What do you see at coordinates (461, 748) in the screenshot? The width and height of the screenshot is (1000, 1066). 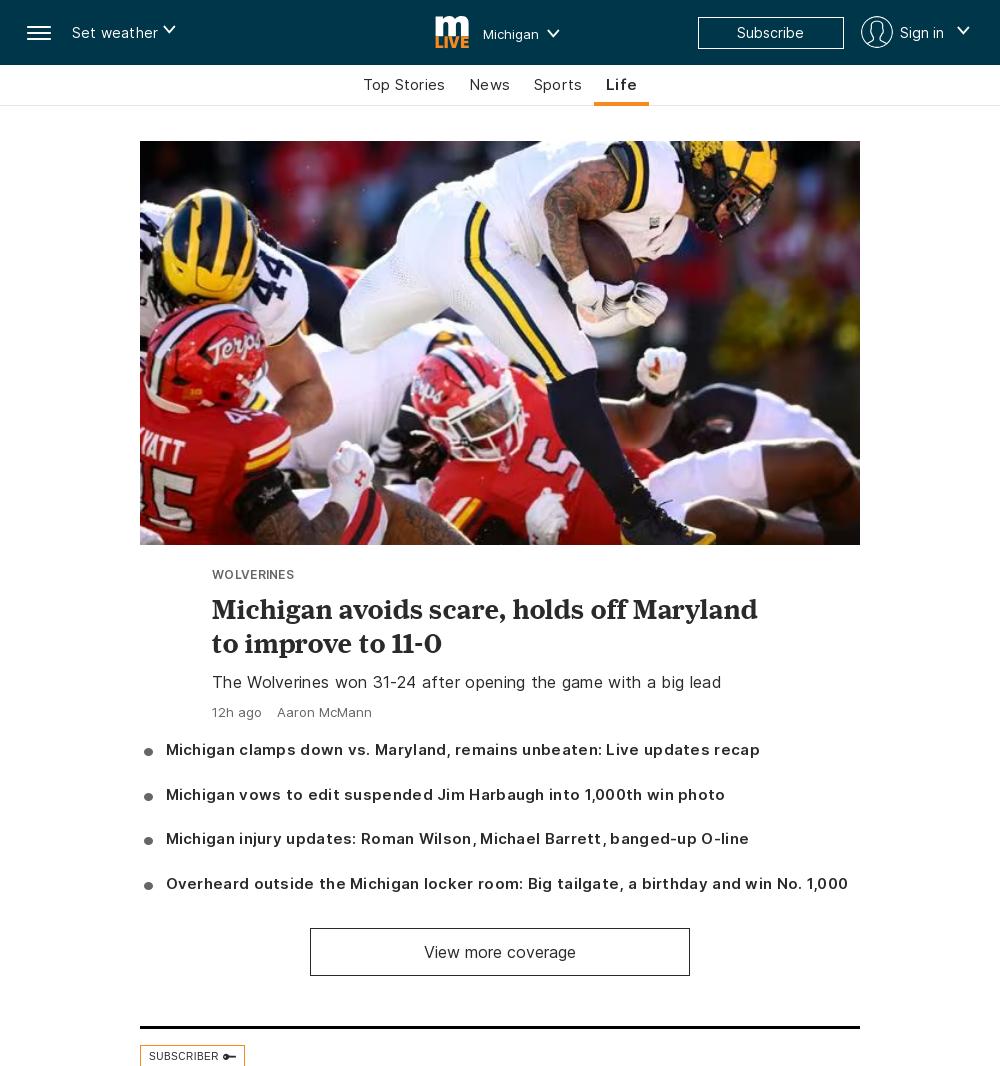 I see `'Michigan clamps down vs. Maryland, remains unbeaten: Live updates recap'` at bounding box center [461, 748].